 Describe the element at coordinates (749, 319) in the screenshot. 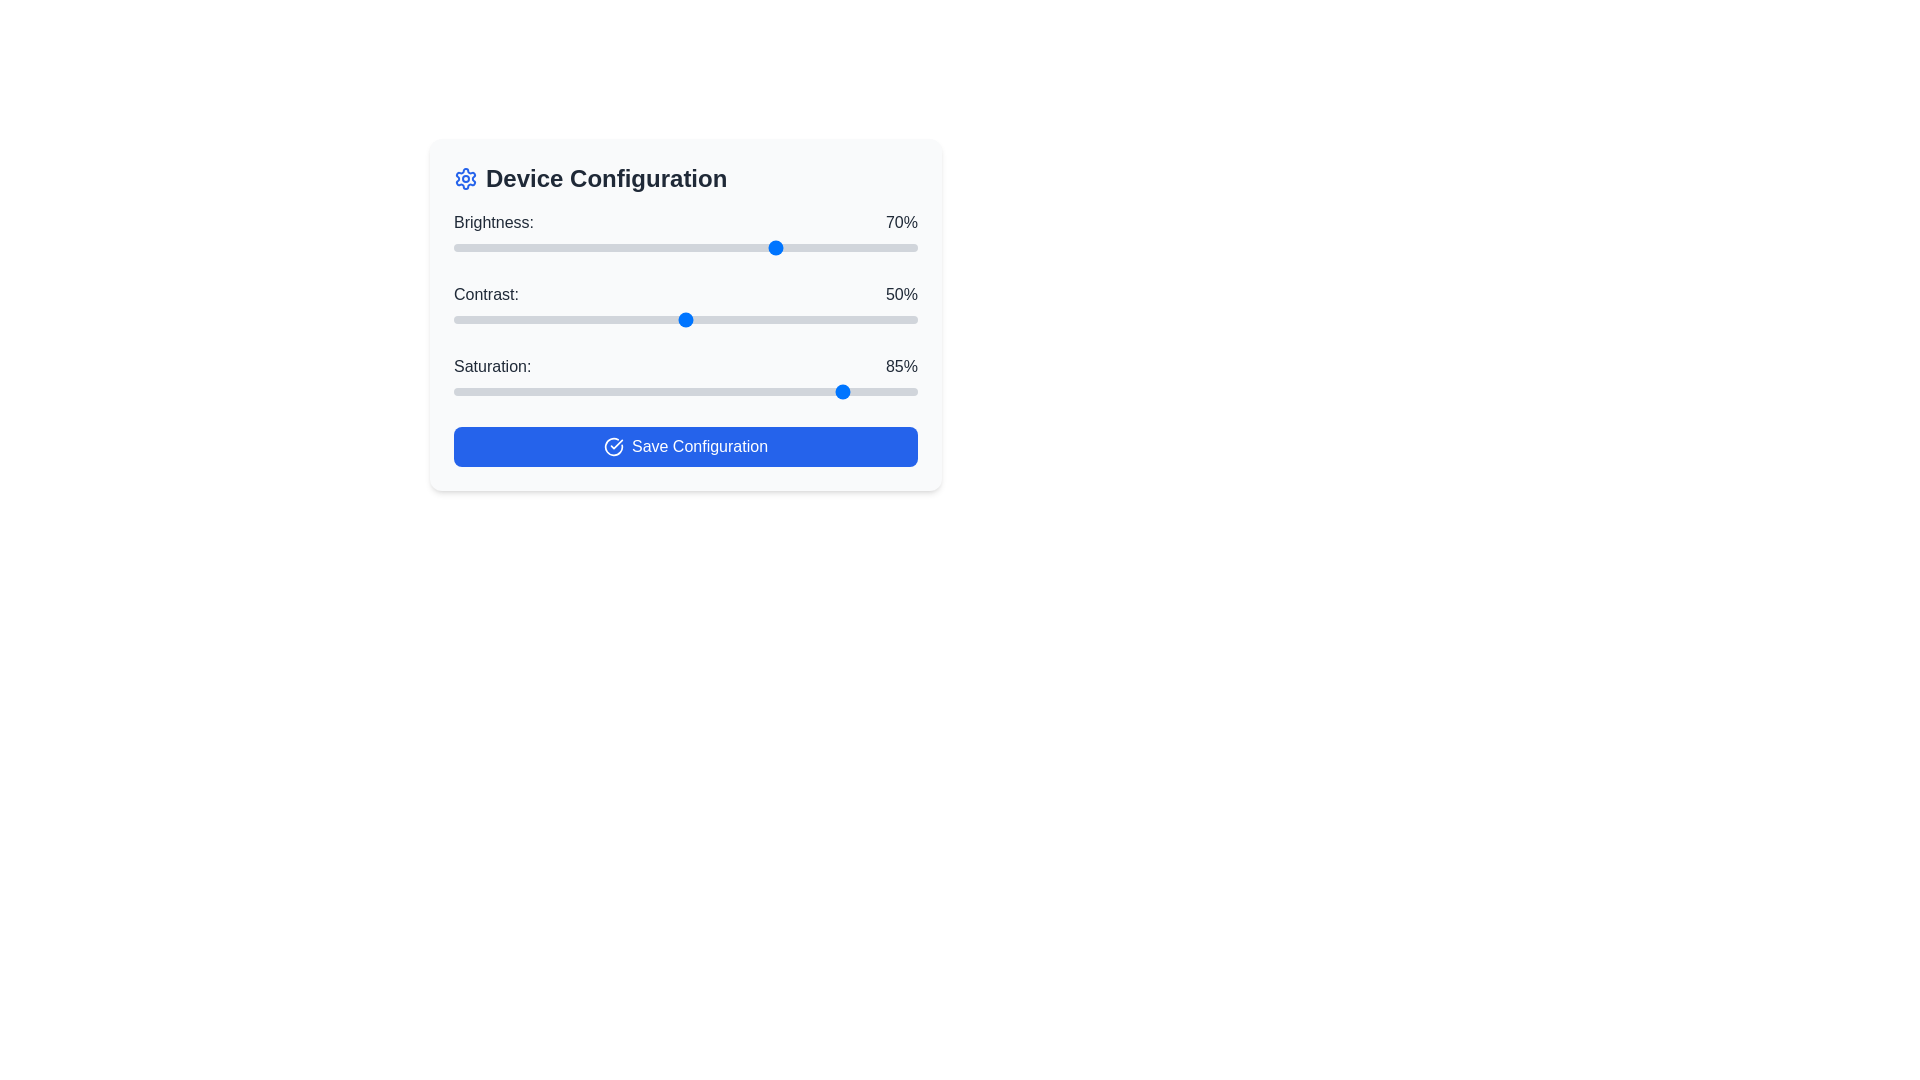

I see `the contrast` at that location.